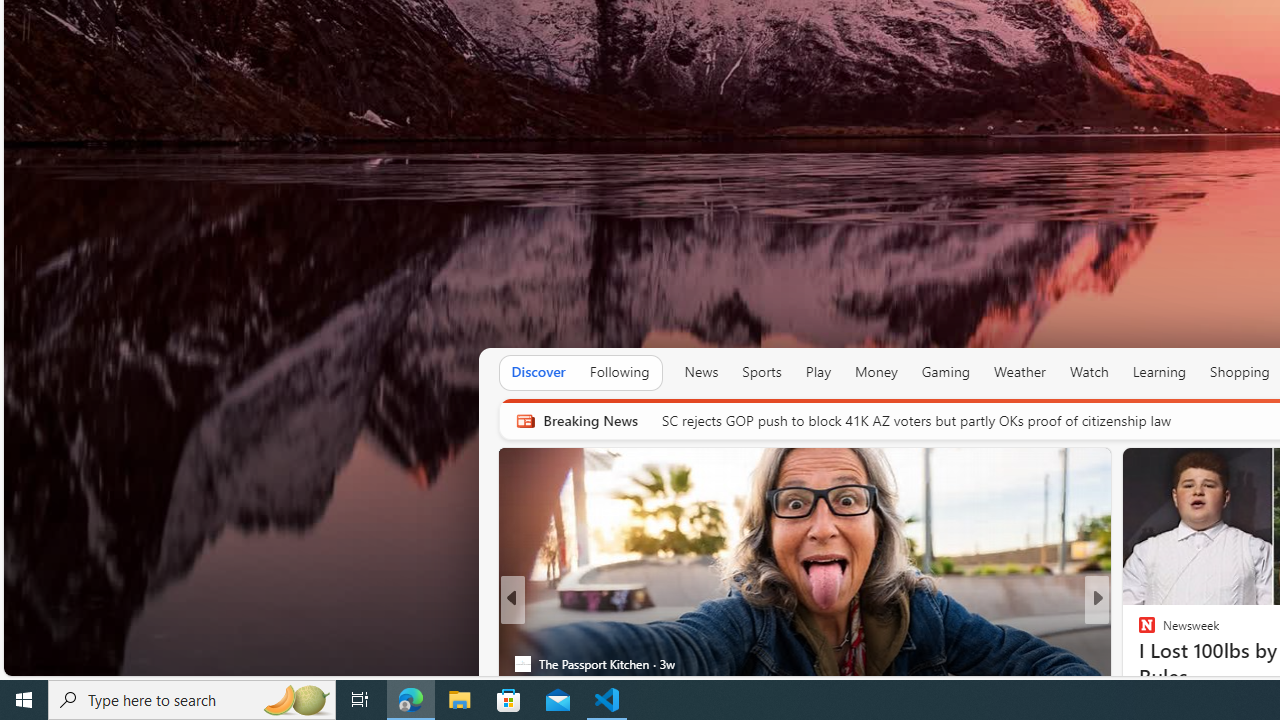  Describe the element at coordinates (944, 372) in the screenshot. I see `'Gaming'` at that location.